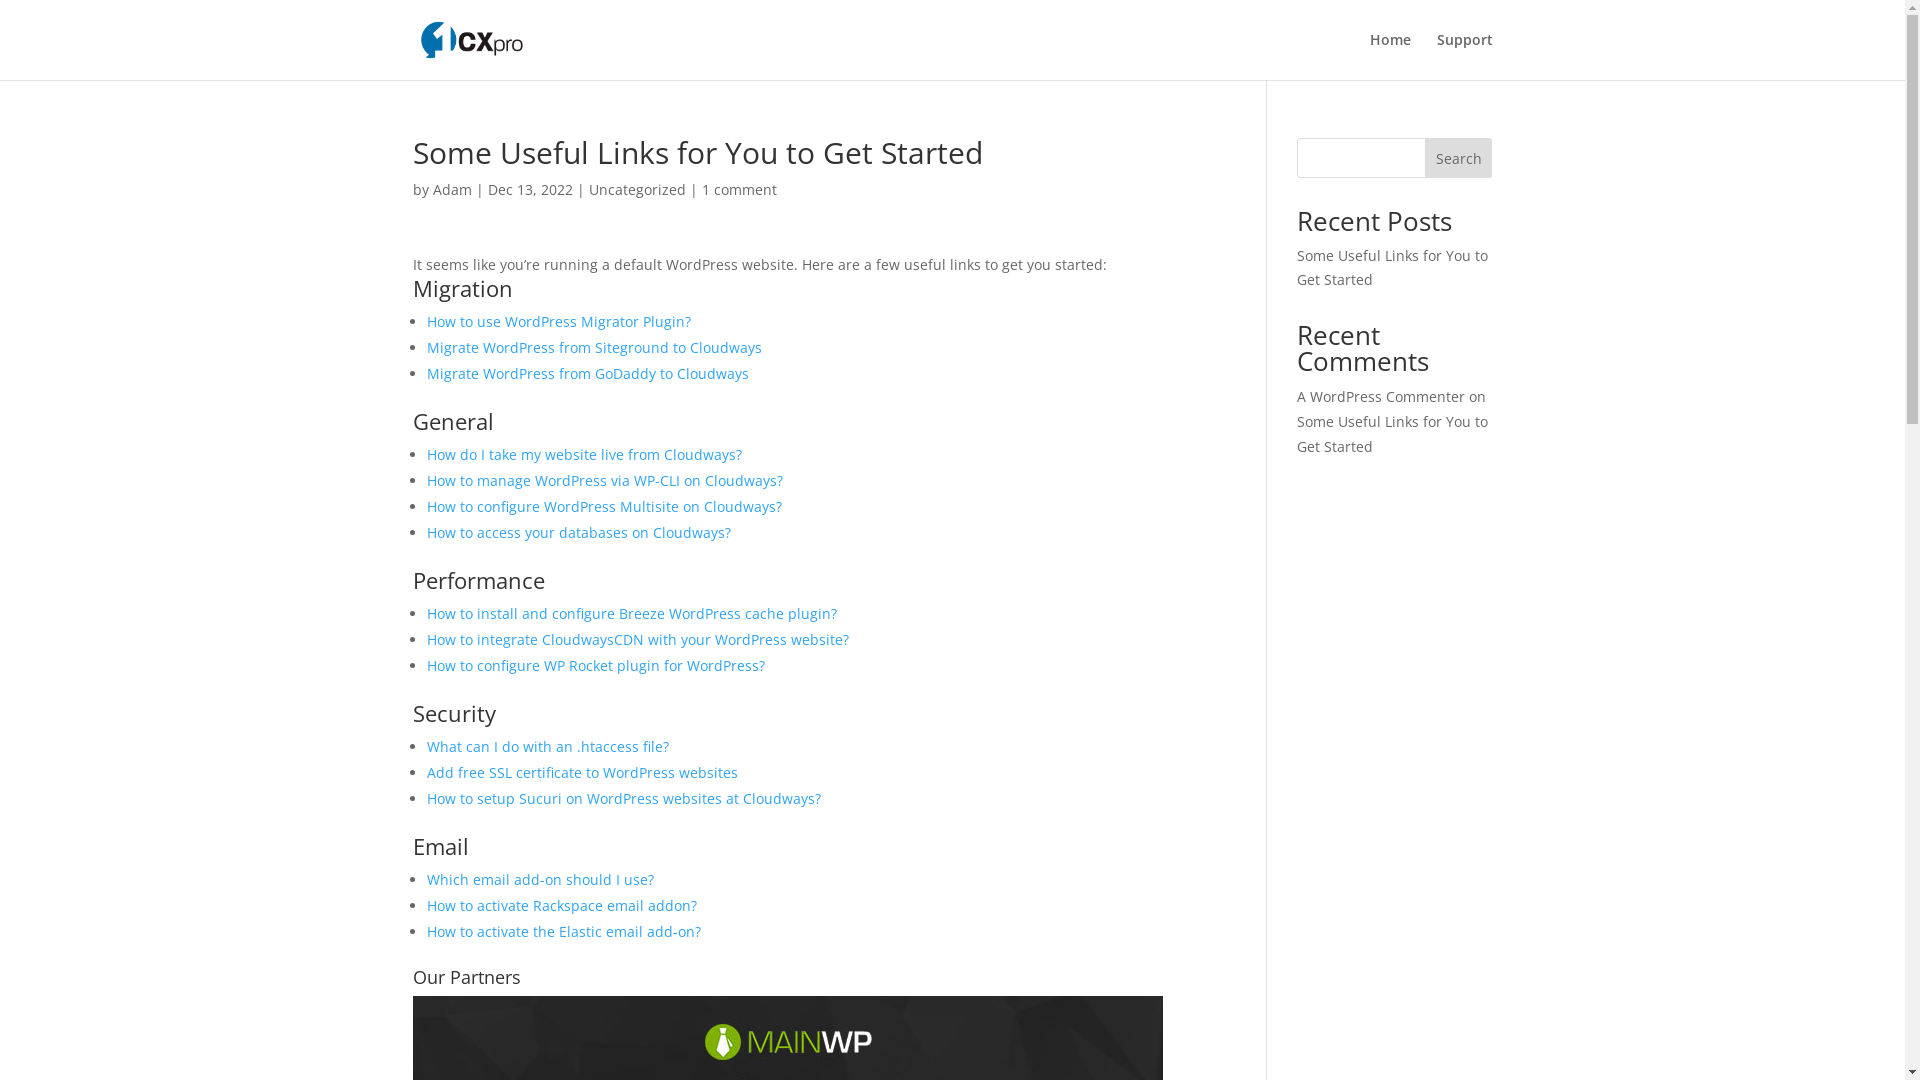 The height and width of the screenshot is (1080, 1920). I want to click on 'How to use WordPress Migrator Plugin?', so click(557, 320).